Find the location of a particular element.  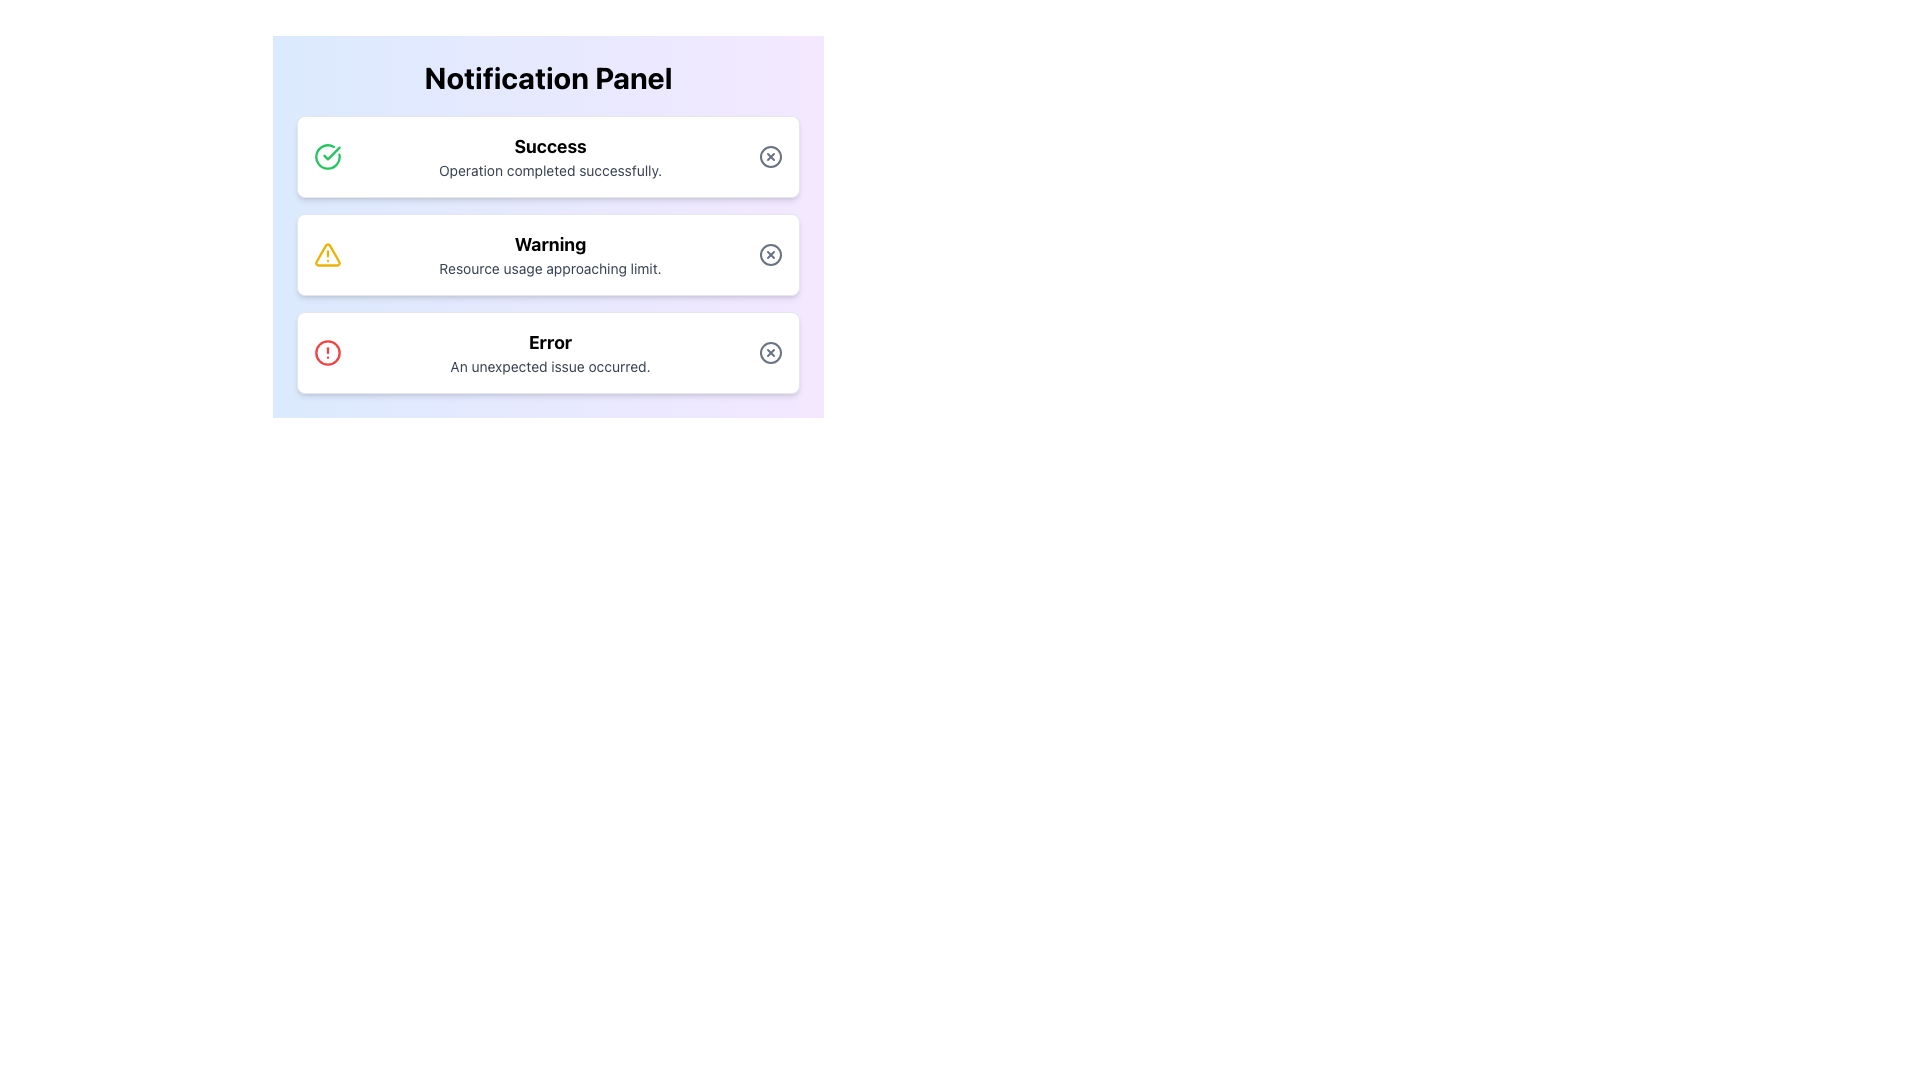

the error notification text block that indicates an error with a bolded title 'Error' and a message 'An unexpected issue occurred.' within the third notification card in the Notification Panel is located at coordinates (550, 352).